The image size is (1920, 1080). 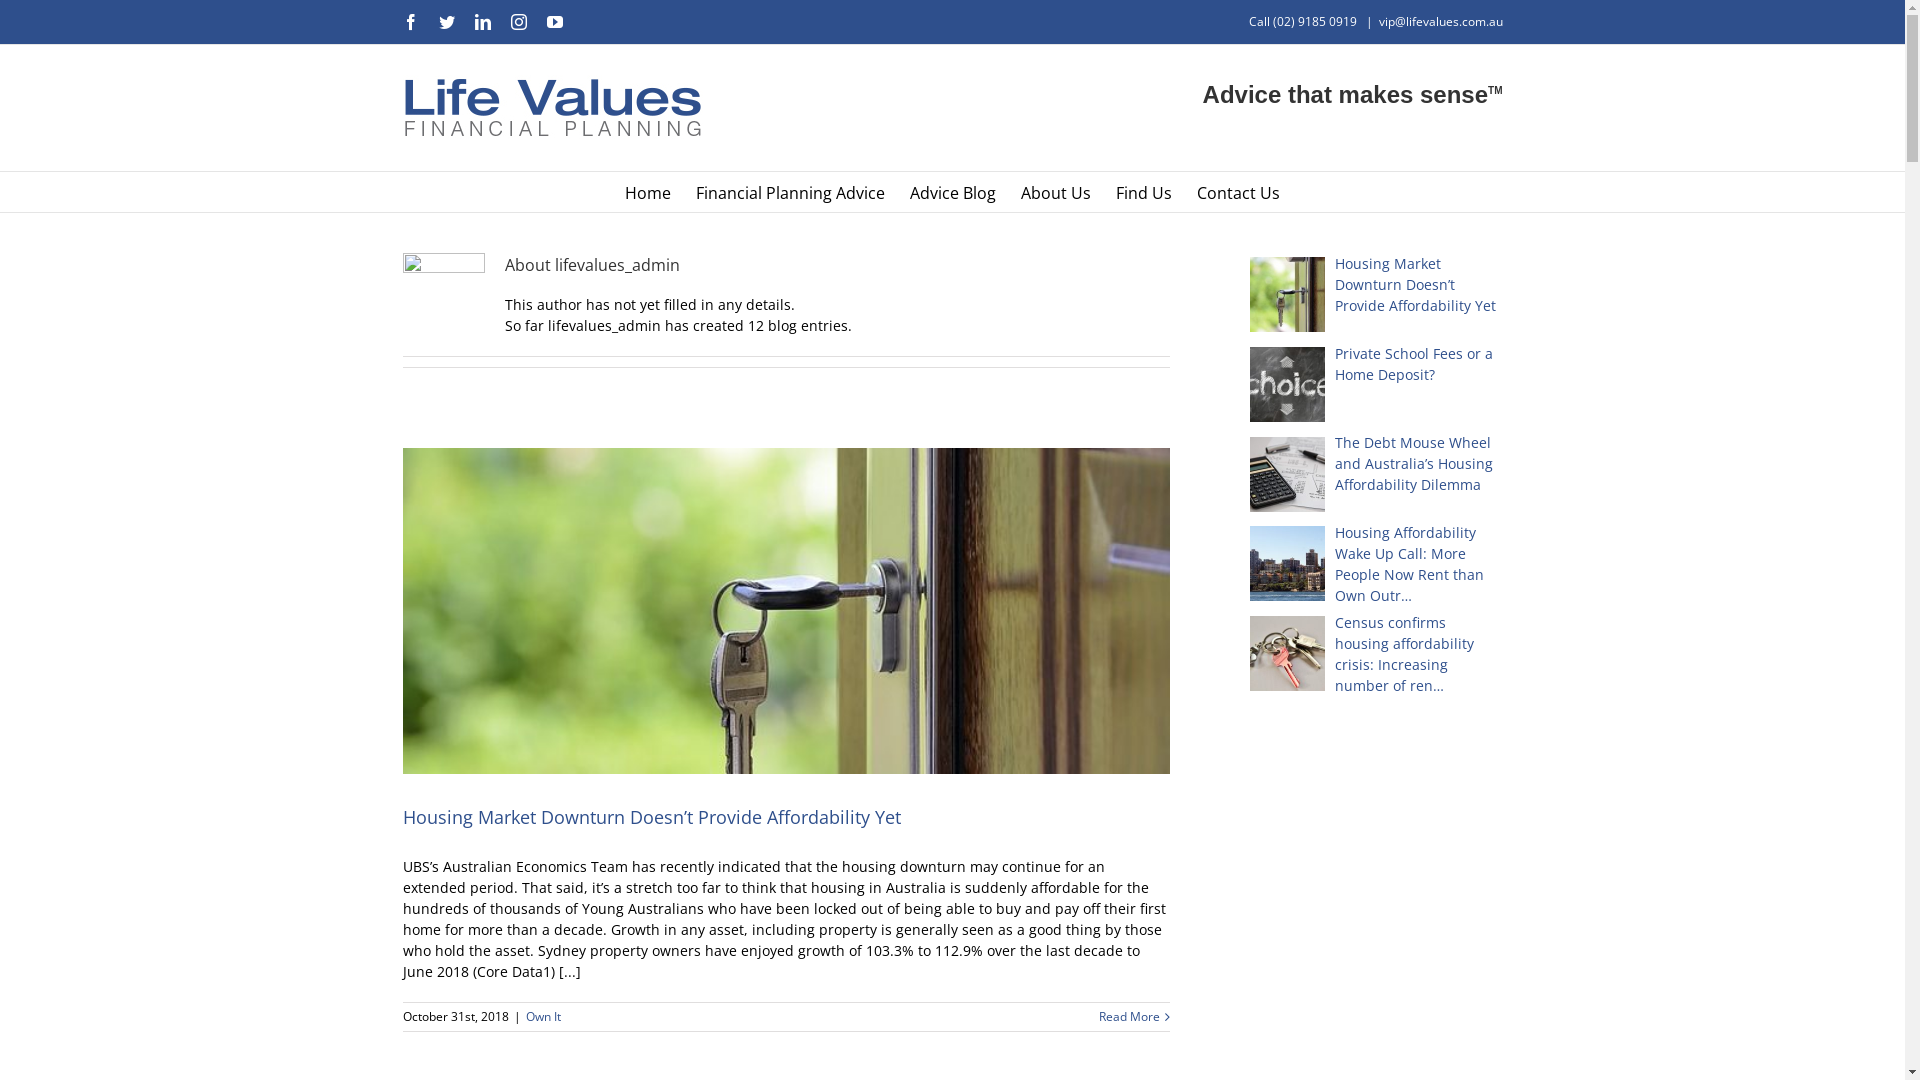 I want to click on 'Private School Fees or a Home Deposit?', so click(x=1248, y=363).